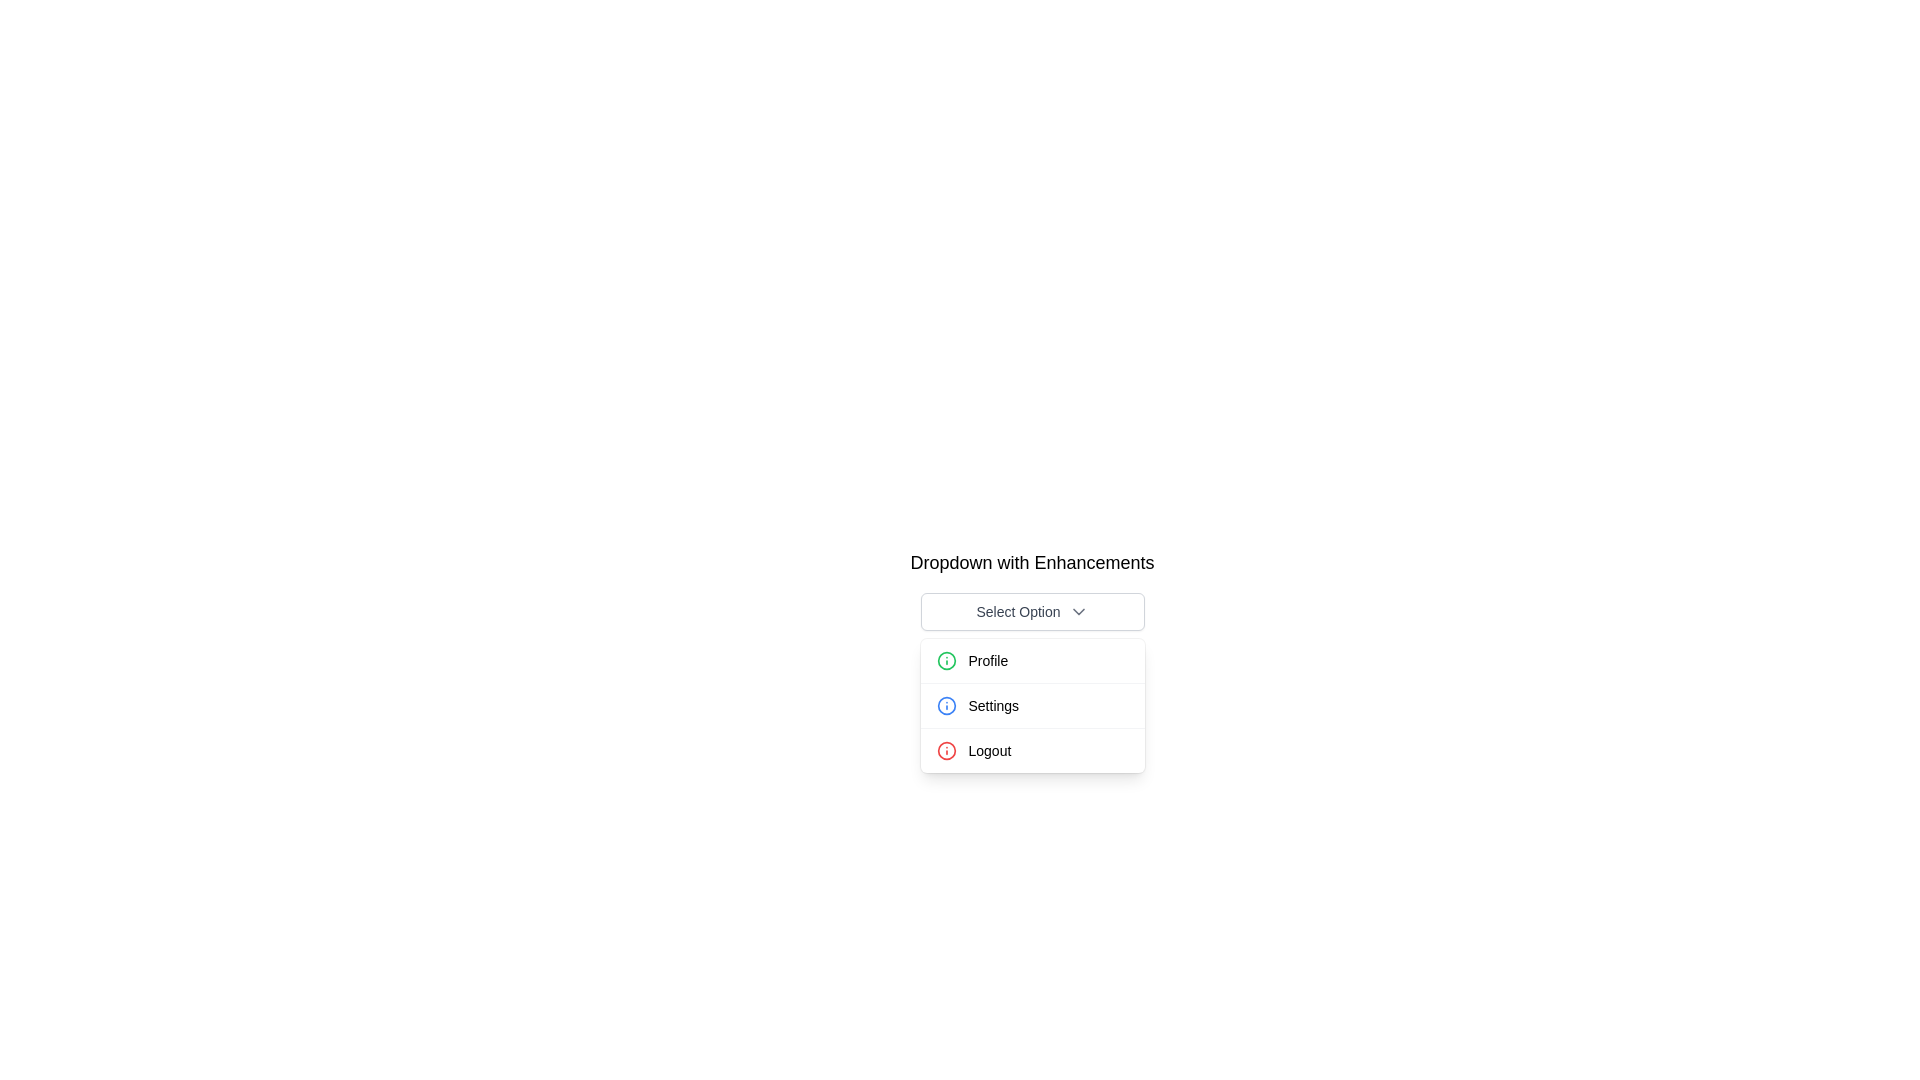 The height and width of the screenshot is (1080, 1920). Describe the element at coordinates (945, 704) in the screenshot. I see `the icon located at the beginning of the 'Settings' row in the vertical dropdown menu` at that location.